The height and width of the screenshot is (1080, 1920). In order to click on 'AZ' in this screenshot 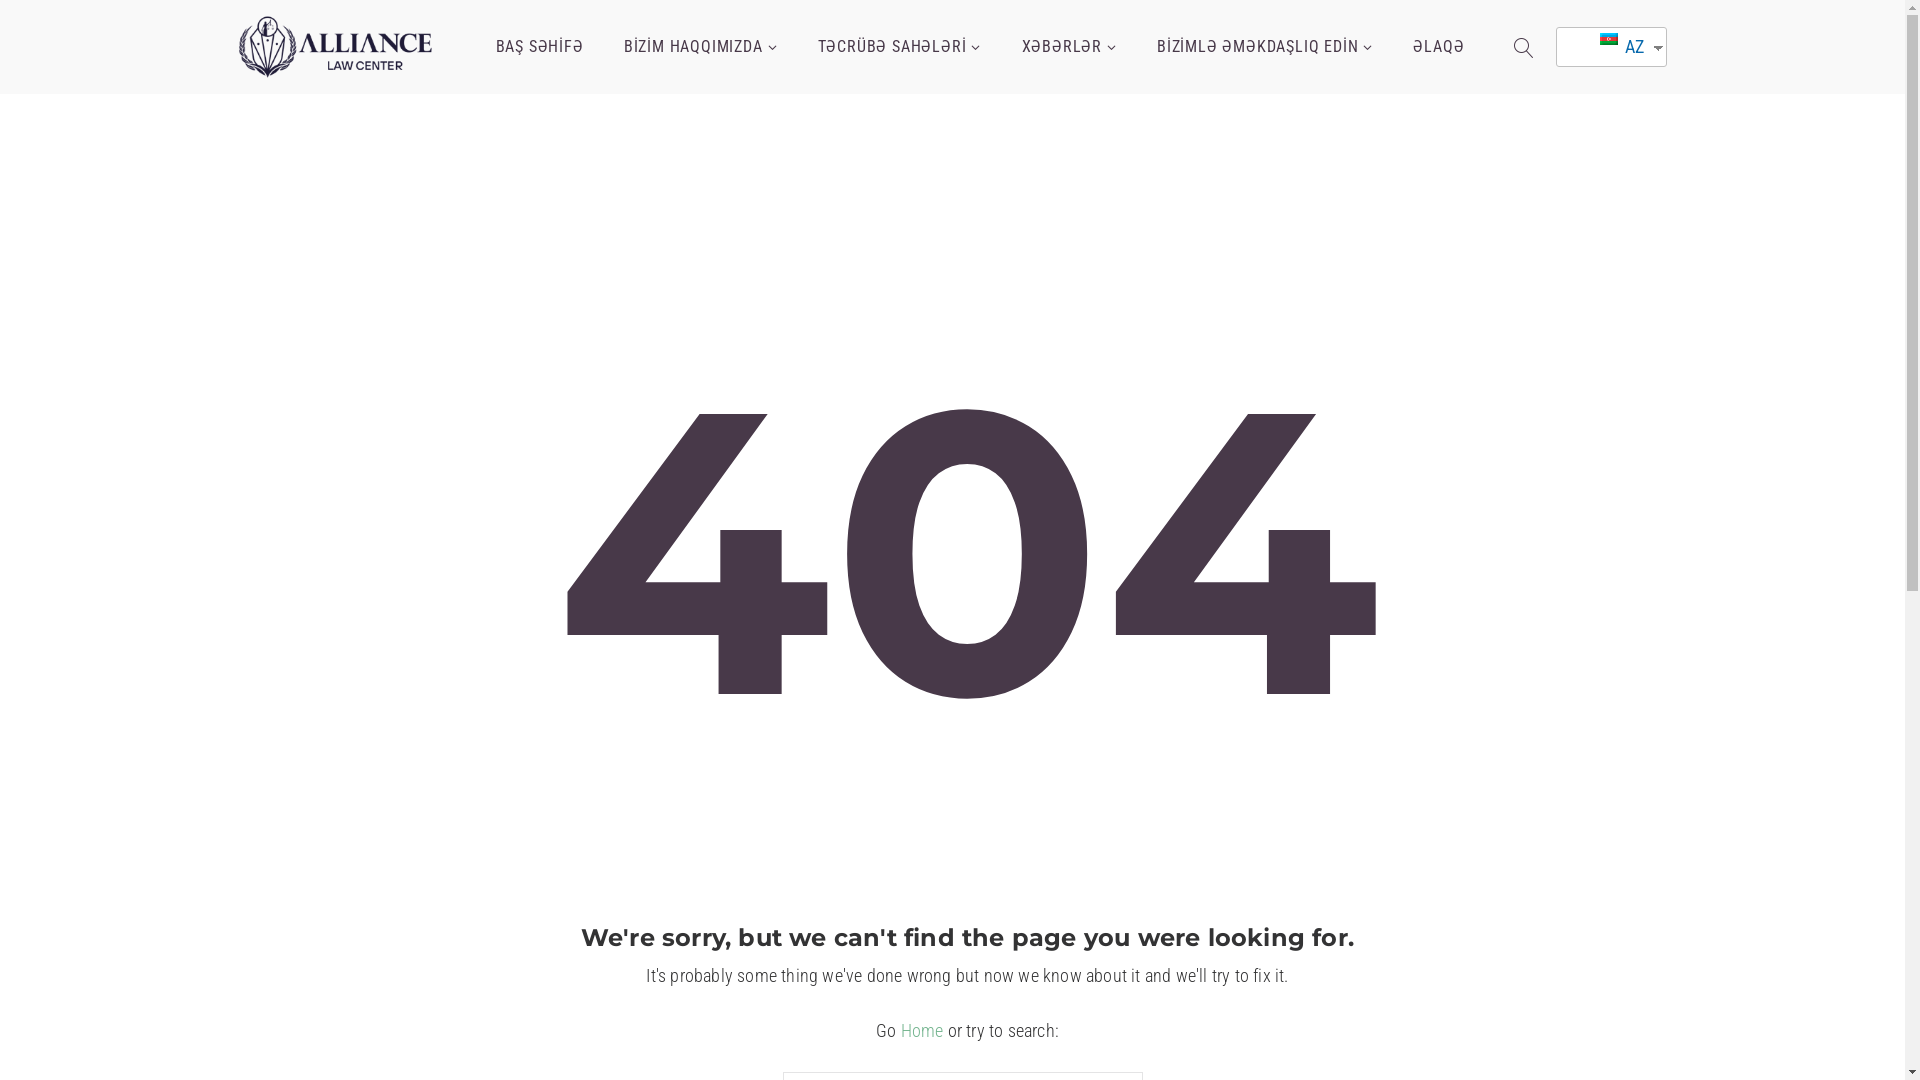, I will do `click(1603, 45)`.